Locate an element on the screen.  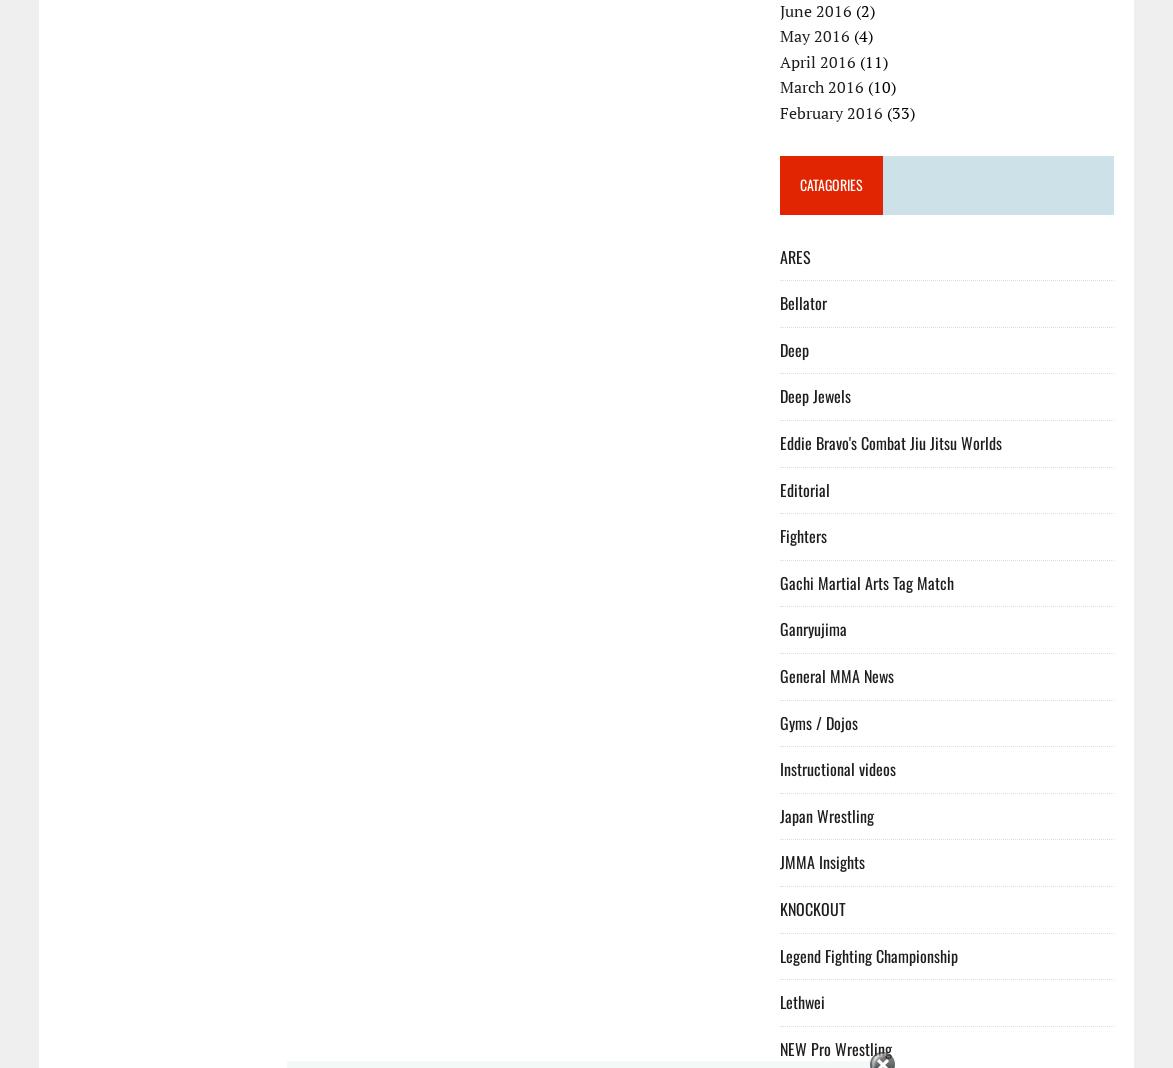
'(4)' is located at coordinates (861, 34).